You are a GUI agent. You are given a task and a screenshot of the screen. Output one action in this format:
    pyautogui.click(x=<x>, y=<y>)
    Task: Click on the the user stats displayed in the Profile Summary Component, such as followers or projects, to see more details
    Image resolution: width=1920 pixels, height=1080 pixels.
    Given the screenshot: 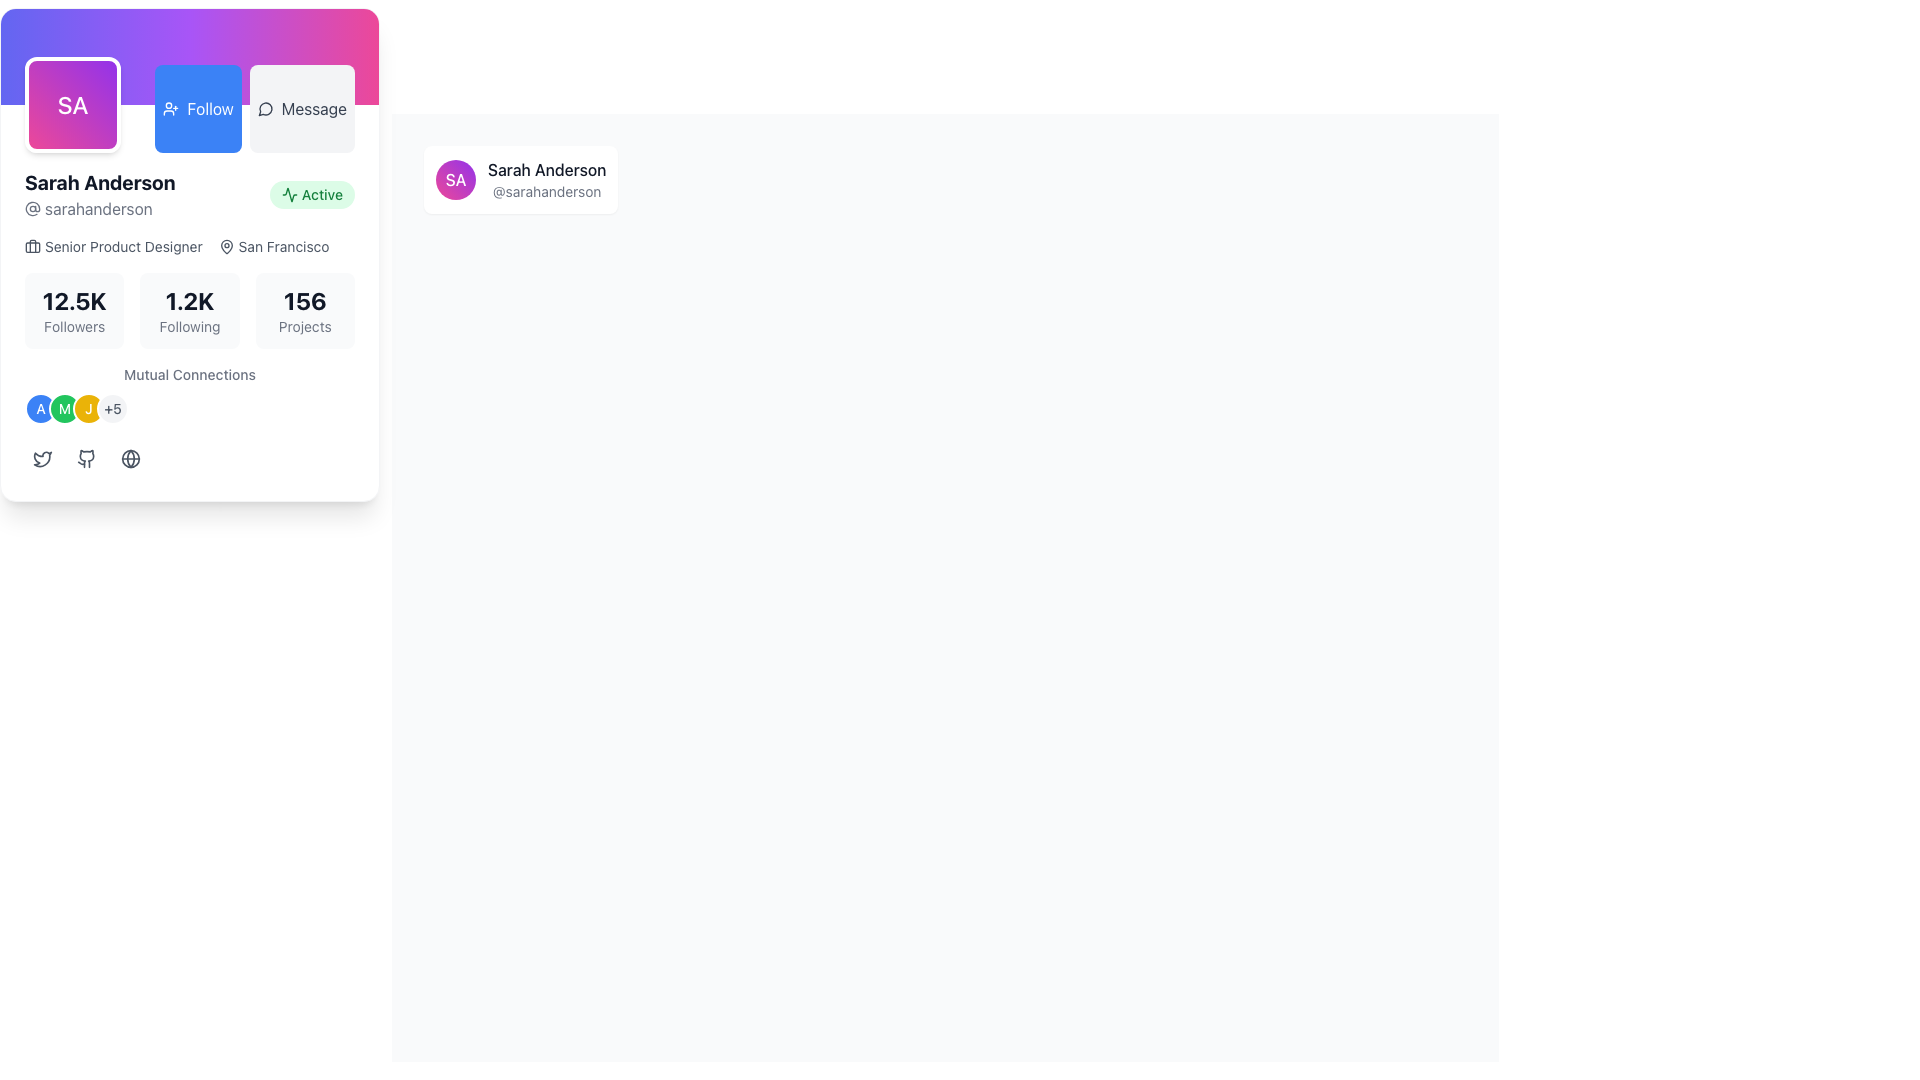 What is the action you would take?
    pyautogui.click(x=190, y=322)
    